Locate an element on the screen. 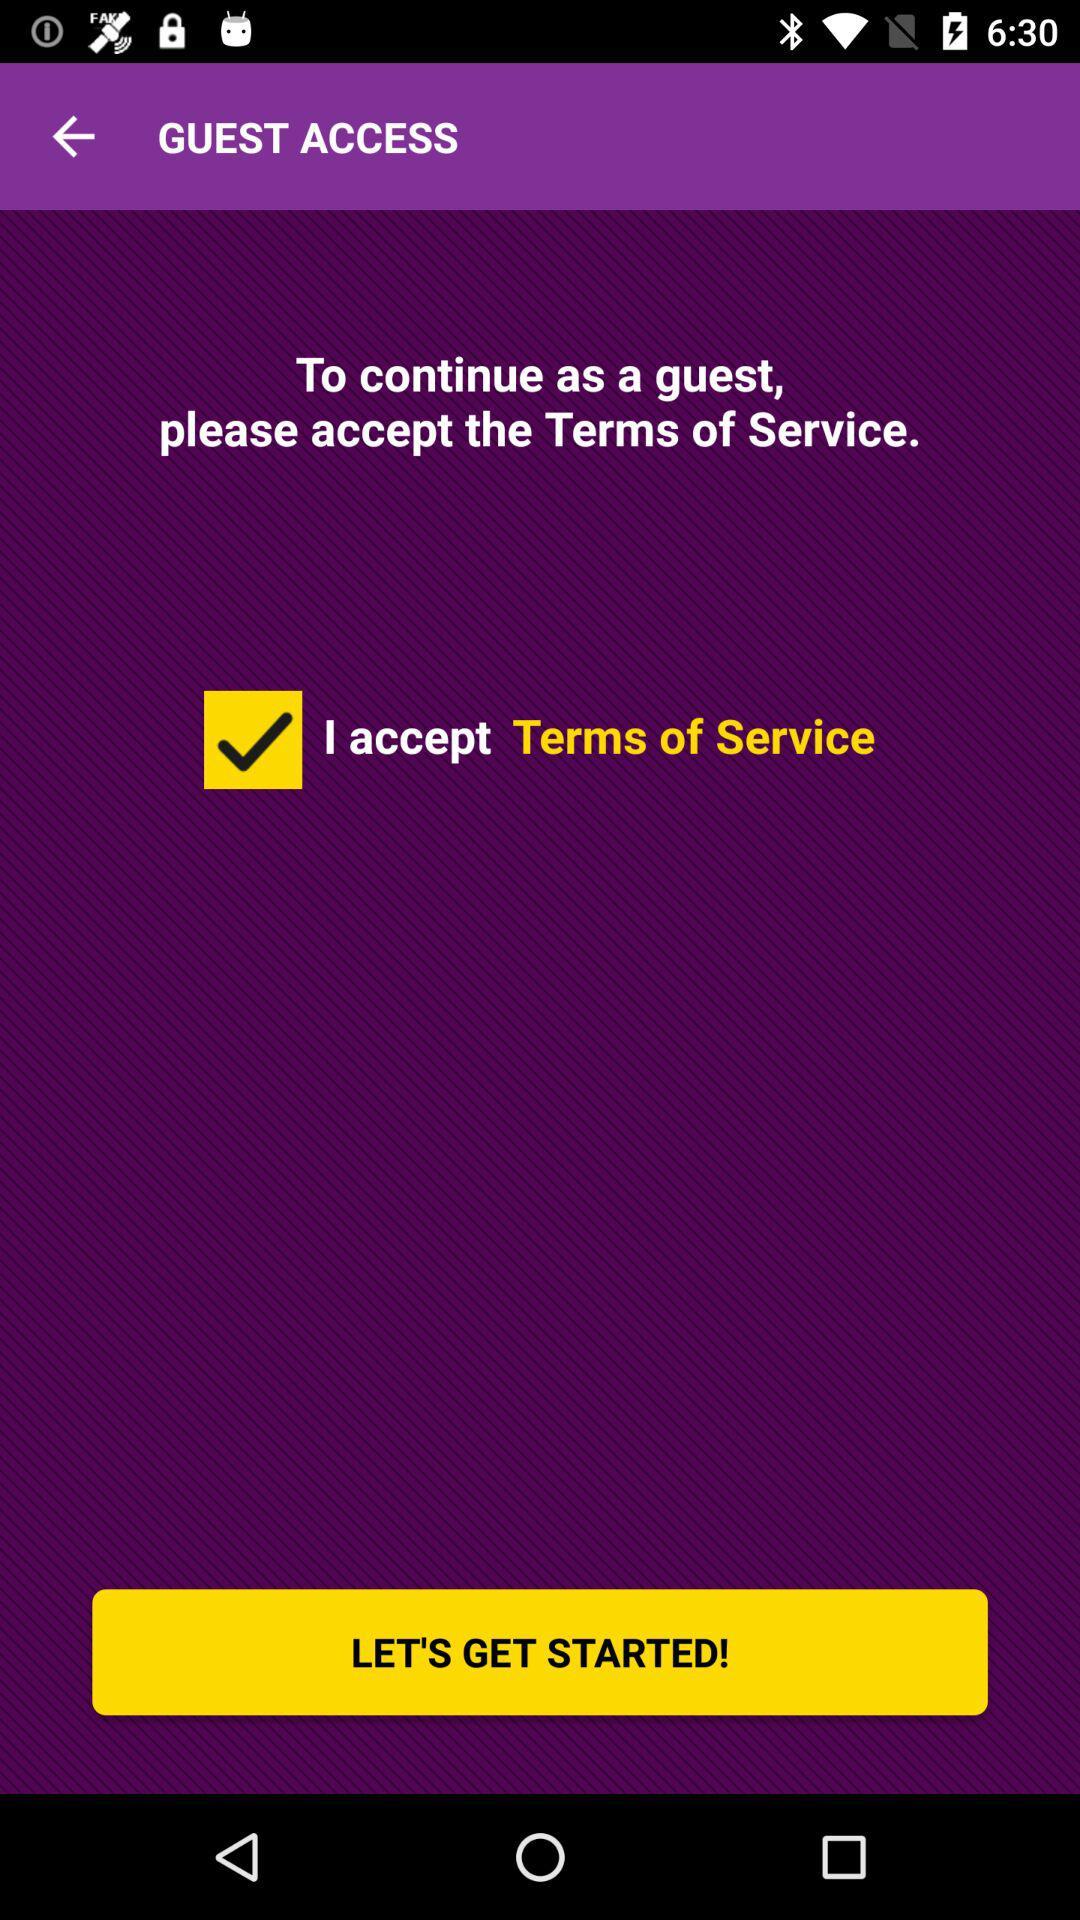 The width and height of the screenshot is (1080, 1920). the icon next to the i accept item is located at coordinates (252, 738).